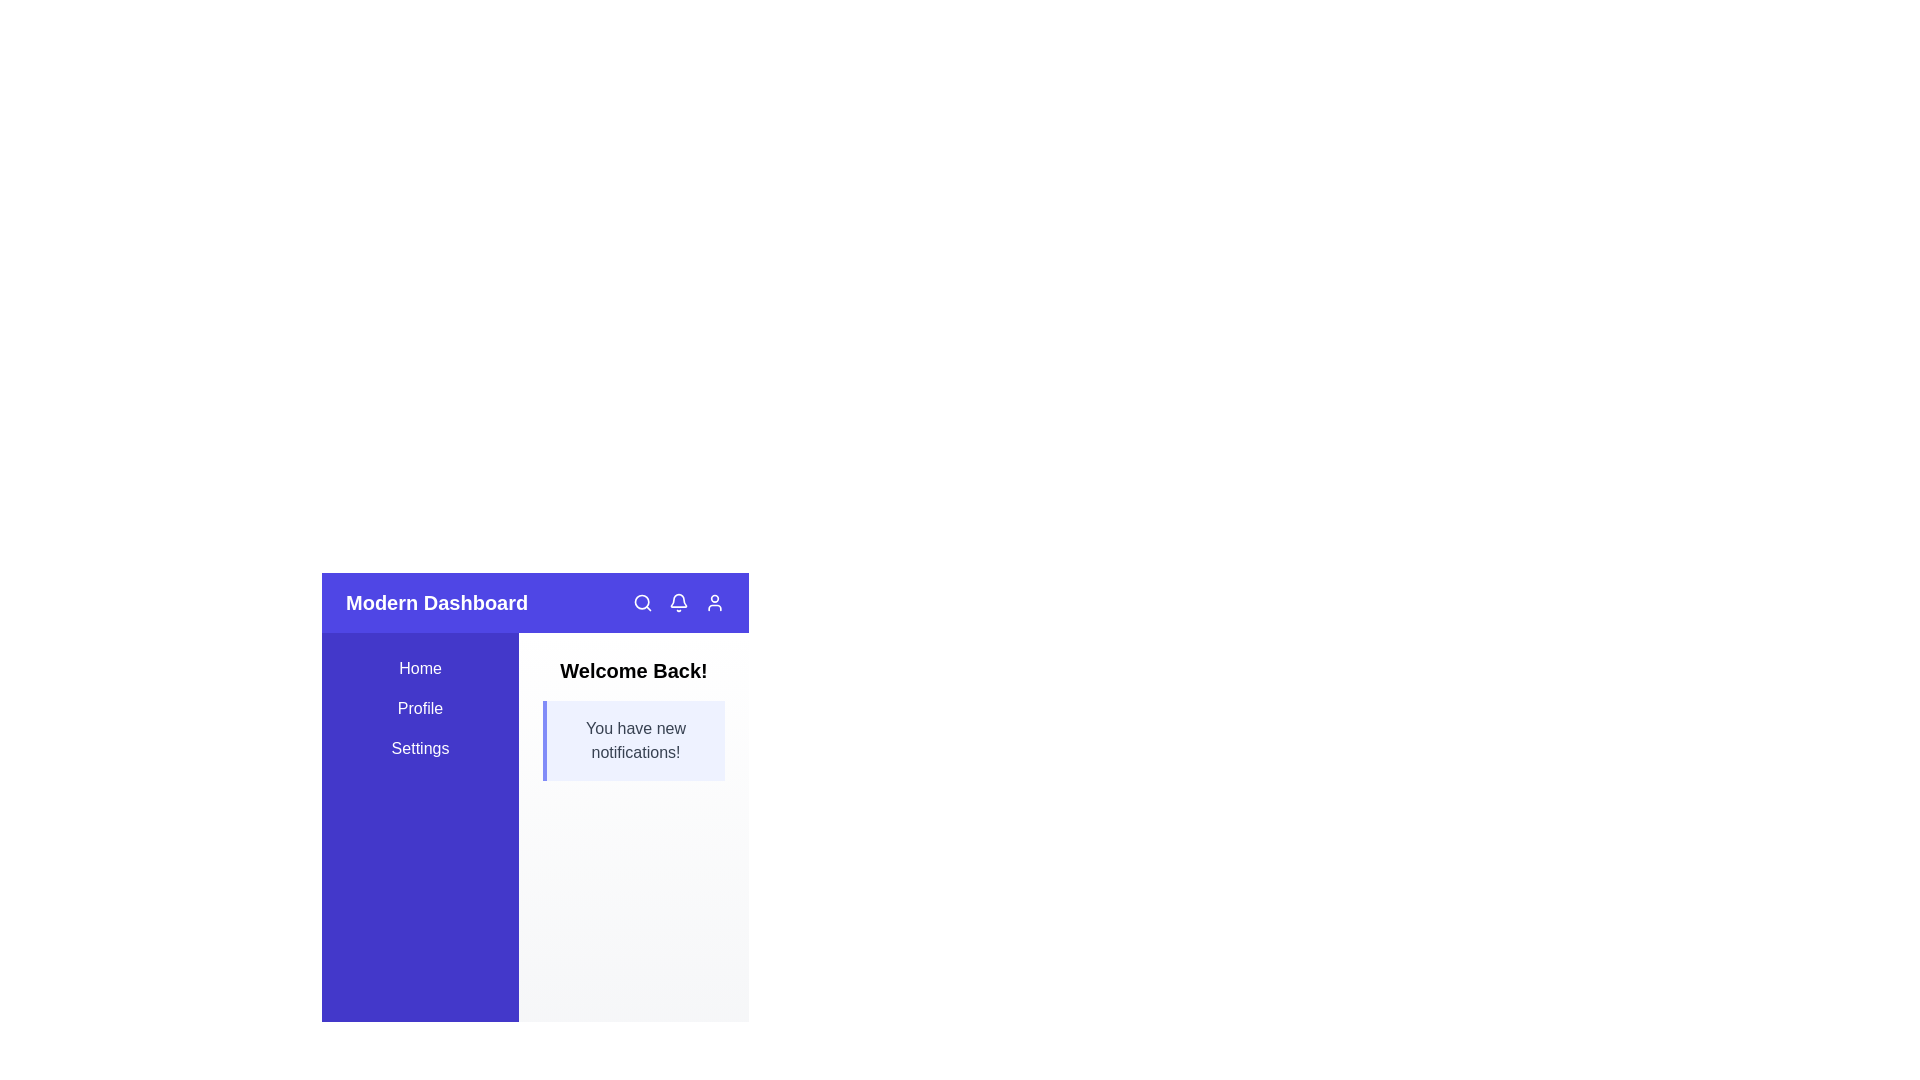 The image size is (1920, 1080). What do you see at coordinates (678, 601) in the screenshot?
I see `the bell icon to toggle the notification panel` at bounding box center [678, 601].